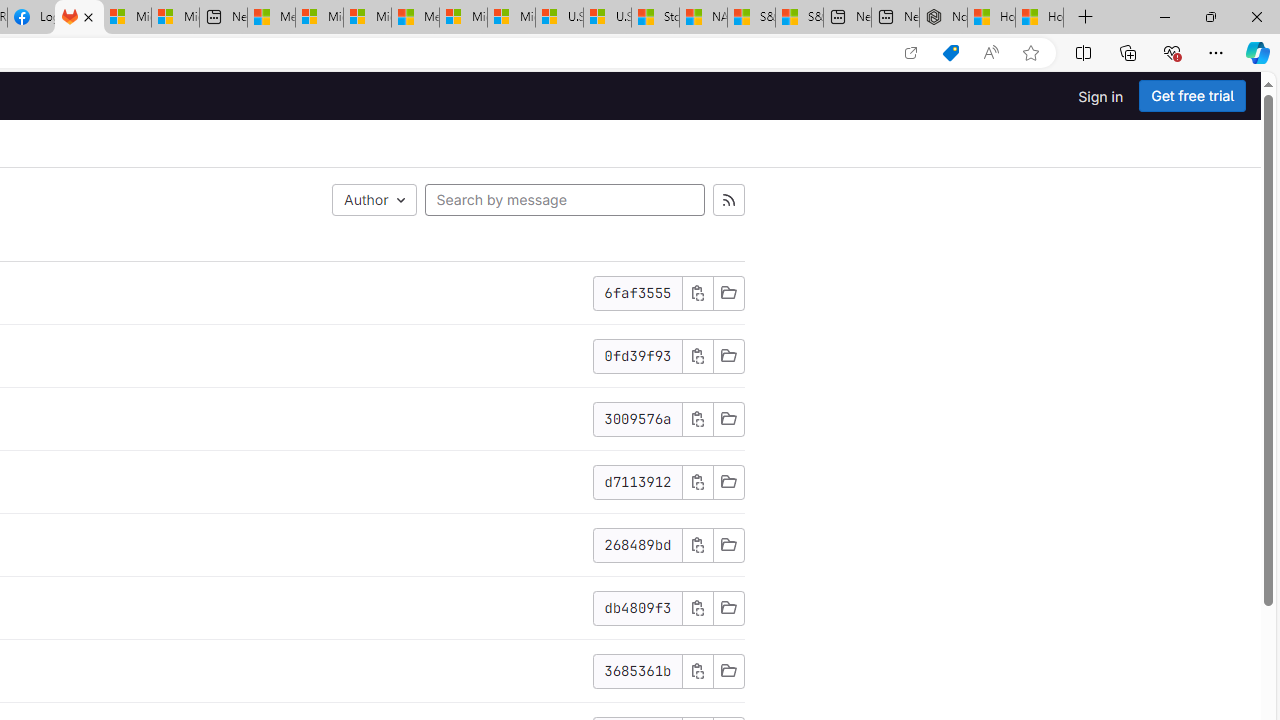 Image resolution: width=1280 pixels, height=720 pixels. What do you see at coordinates (1192, 96) in the screenshot?
I see `'Get free trial'` at bounding box center [1192, 96].